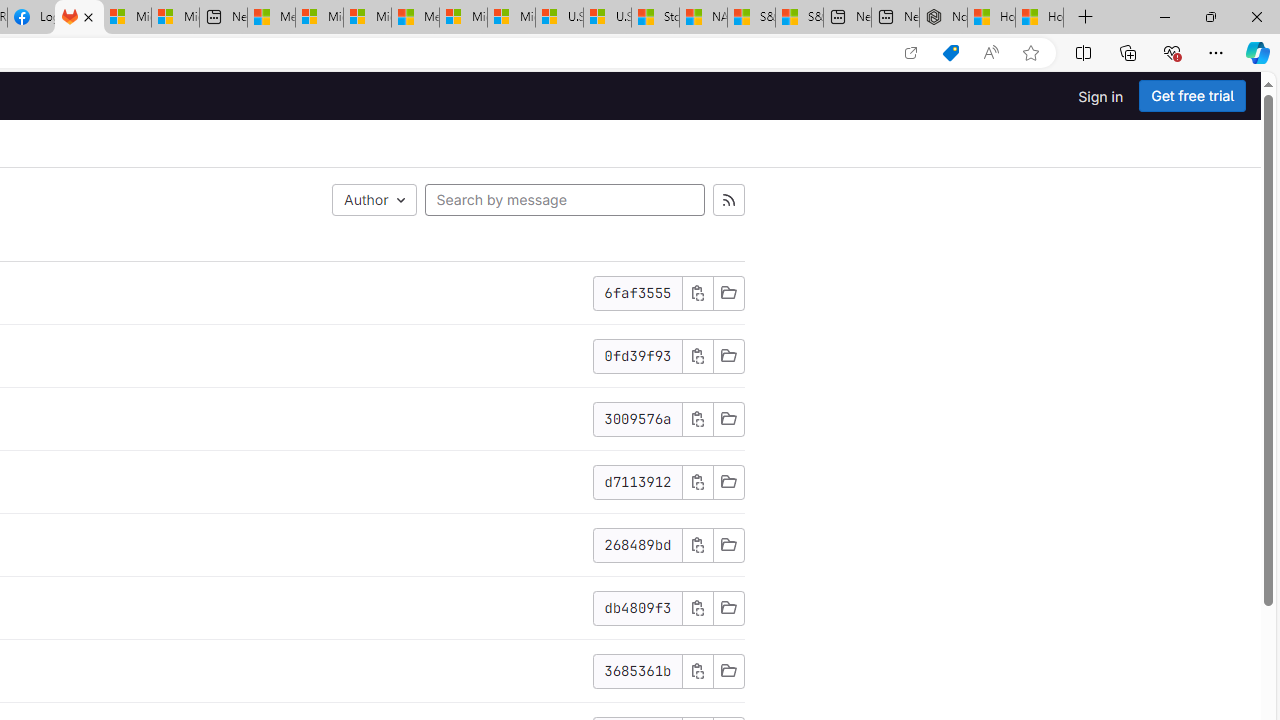 Image resolution: width=1280 pixels, height=720 pixels. What do you see at coordinates (1192, 96) in the screenshot?
I see `'Get free trial'` at bounding box center [1192, 96].